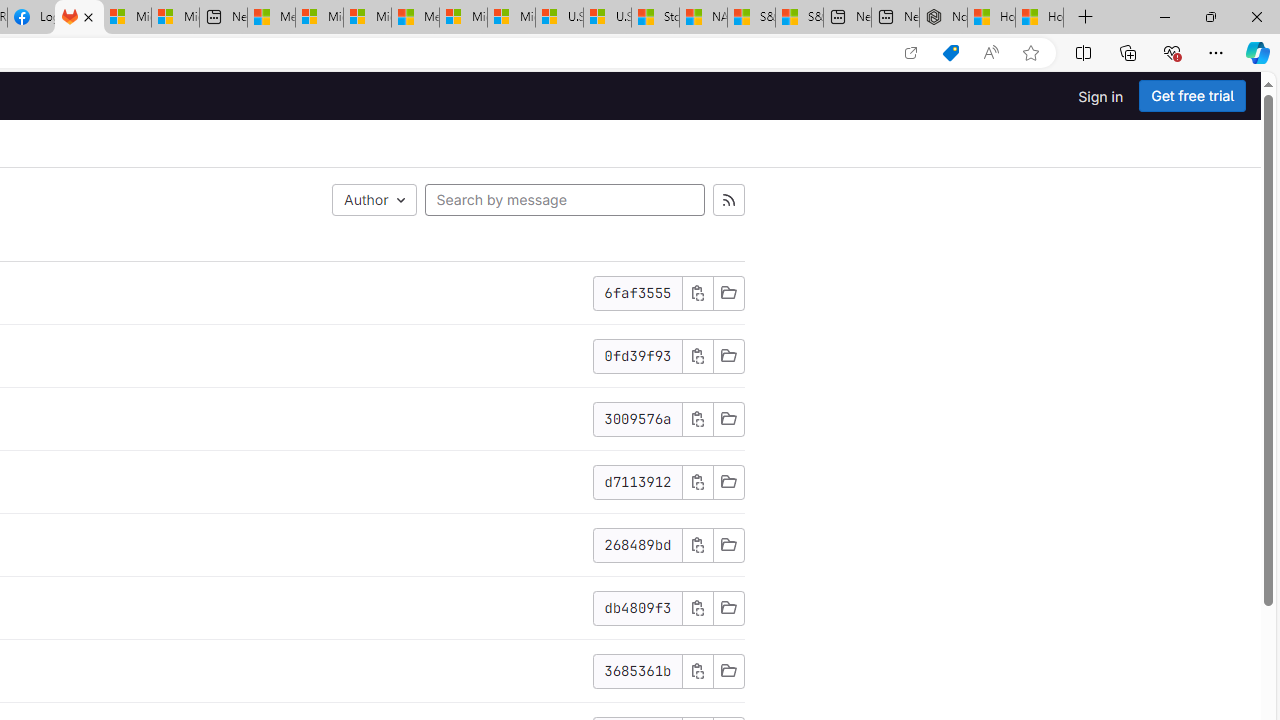 Image resolution: width=1280 pixels, height=720 pixels. What do you see at coordinates (1192, 96) in the screenshot?
I see `'Get free trial'` at bounding box center [1192, 96].